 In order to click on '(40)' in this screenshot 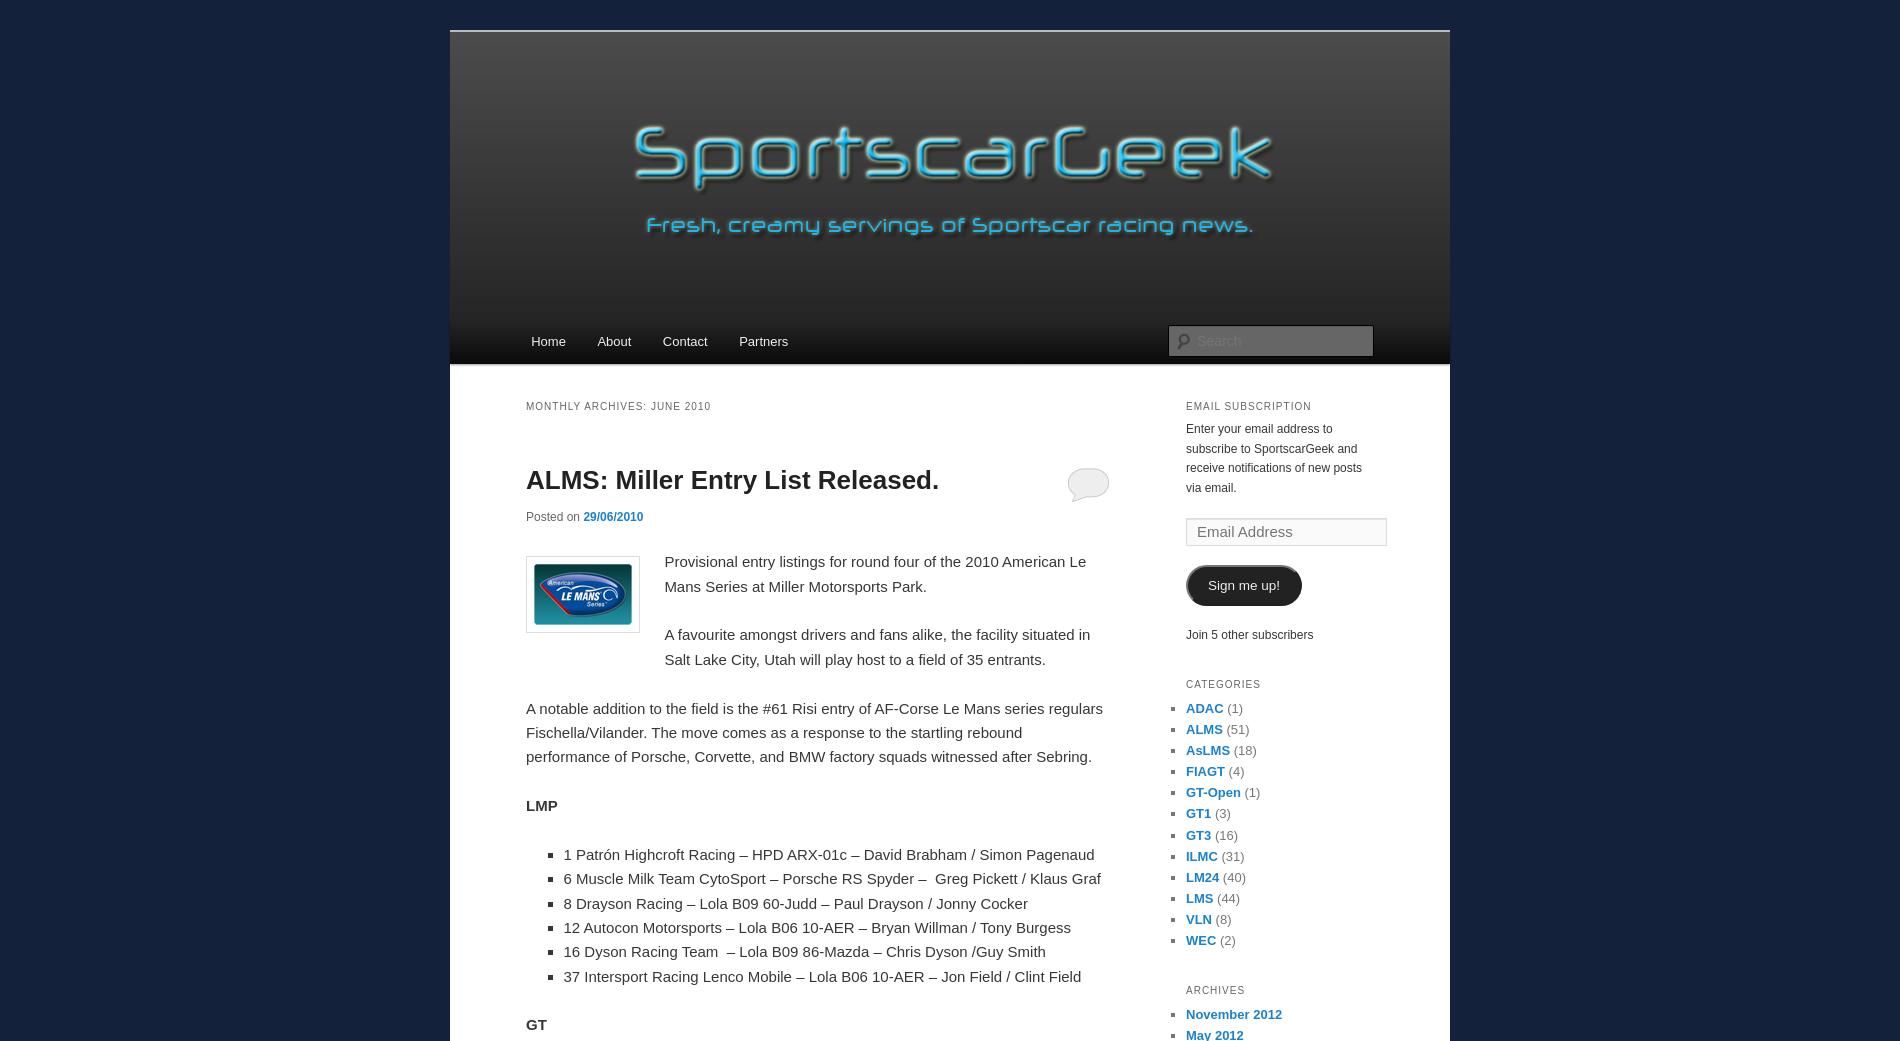, I will do `click(1230, 875)`.